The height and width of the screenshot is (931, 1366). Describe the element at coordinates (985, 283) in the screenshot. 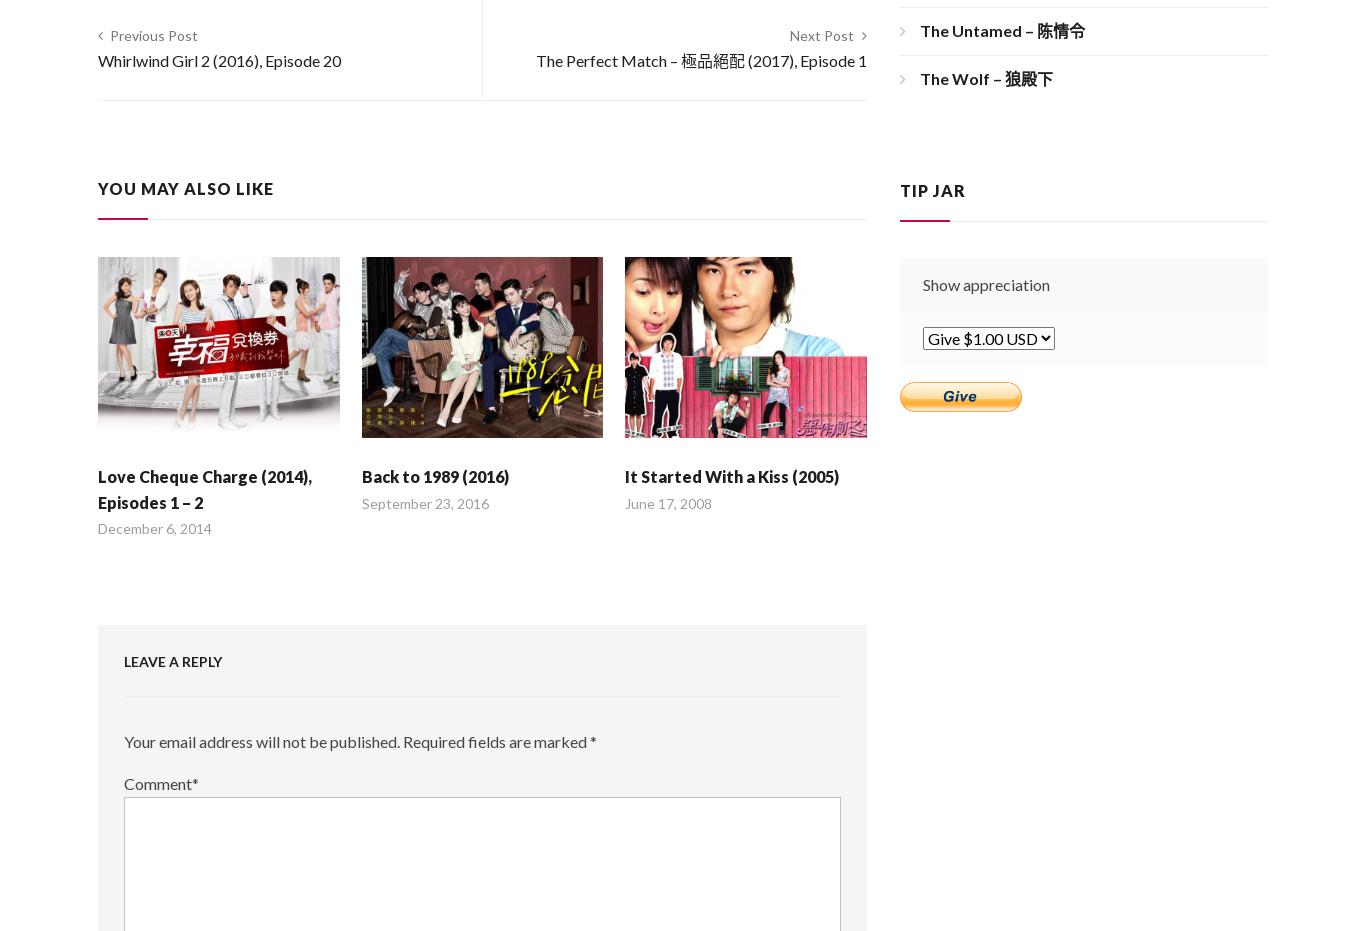

I see `'Show appreciation'` at that location.